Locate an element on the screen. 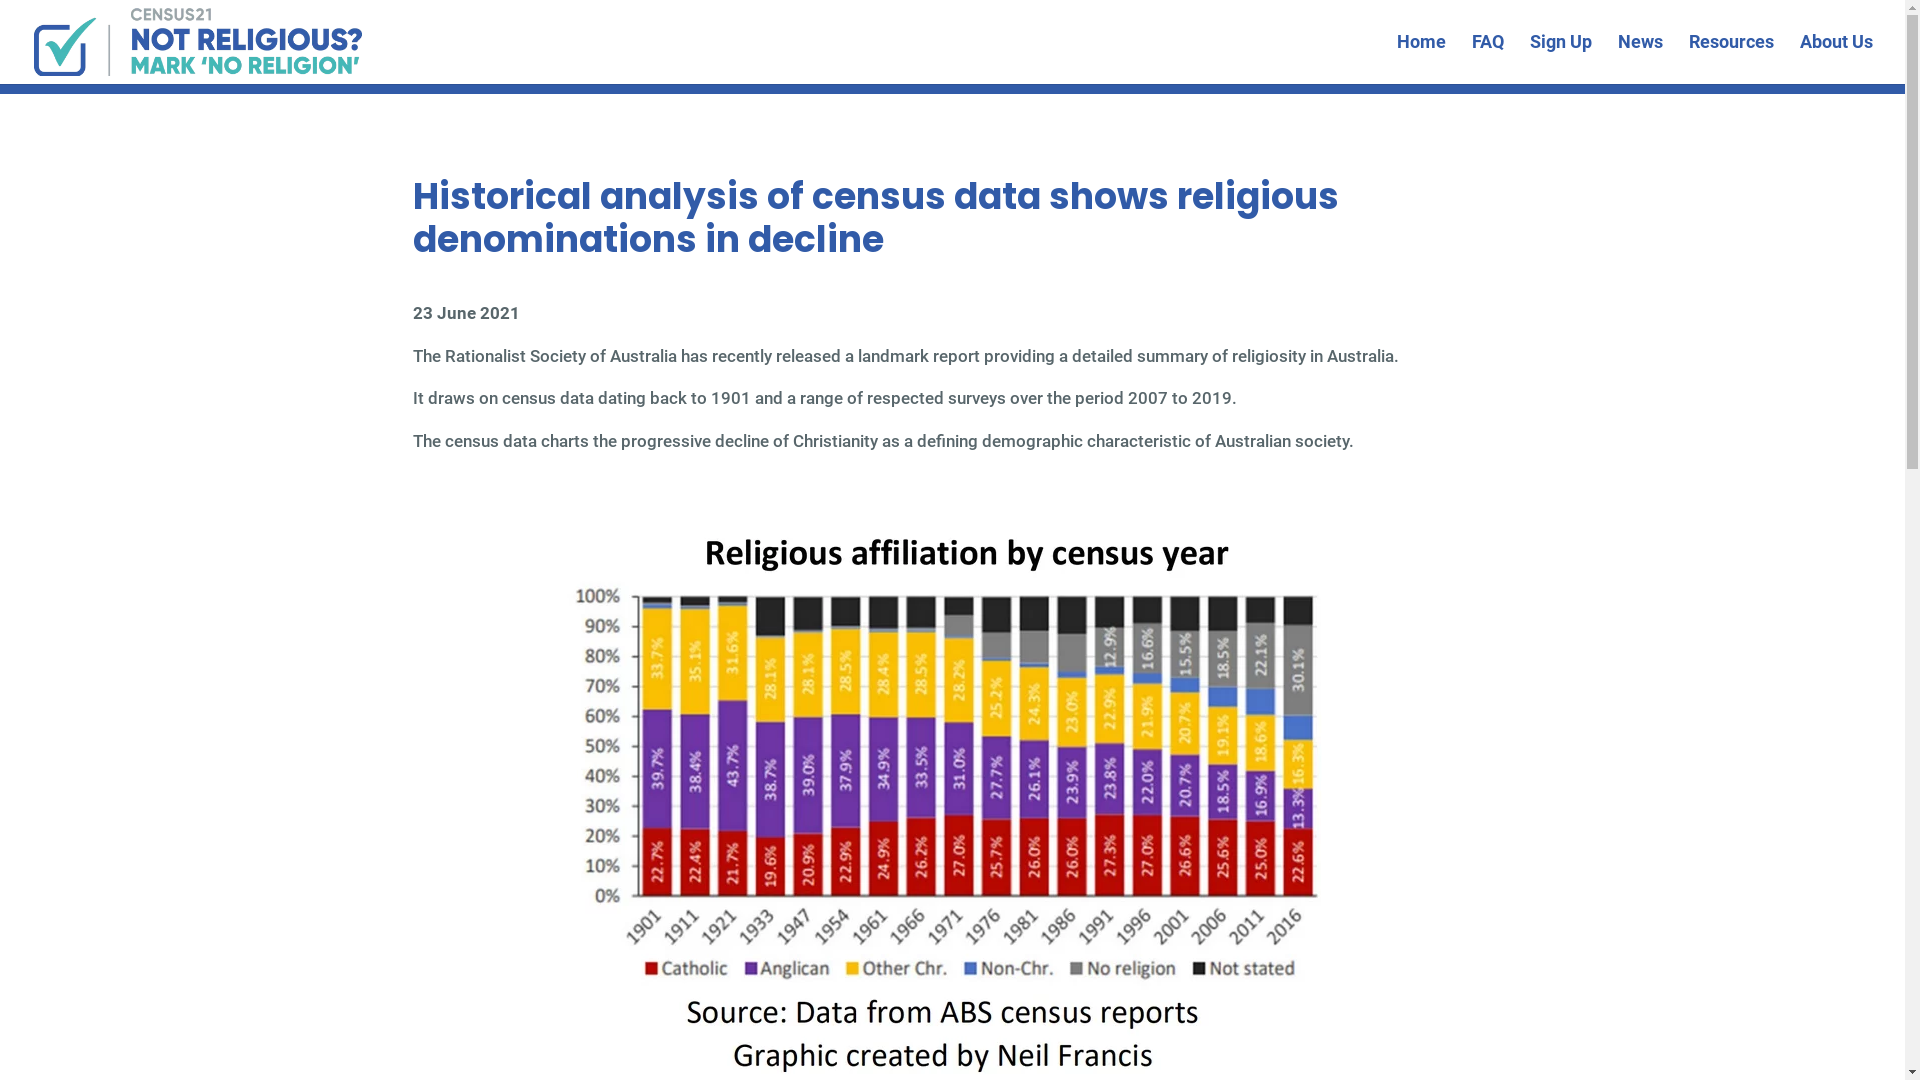 Image resolution: width=1920 pixels, height=1080 pixels. 'Resources' is located at coordinates (1730, 58).